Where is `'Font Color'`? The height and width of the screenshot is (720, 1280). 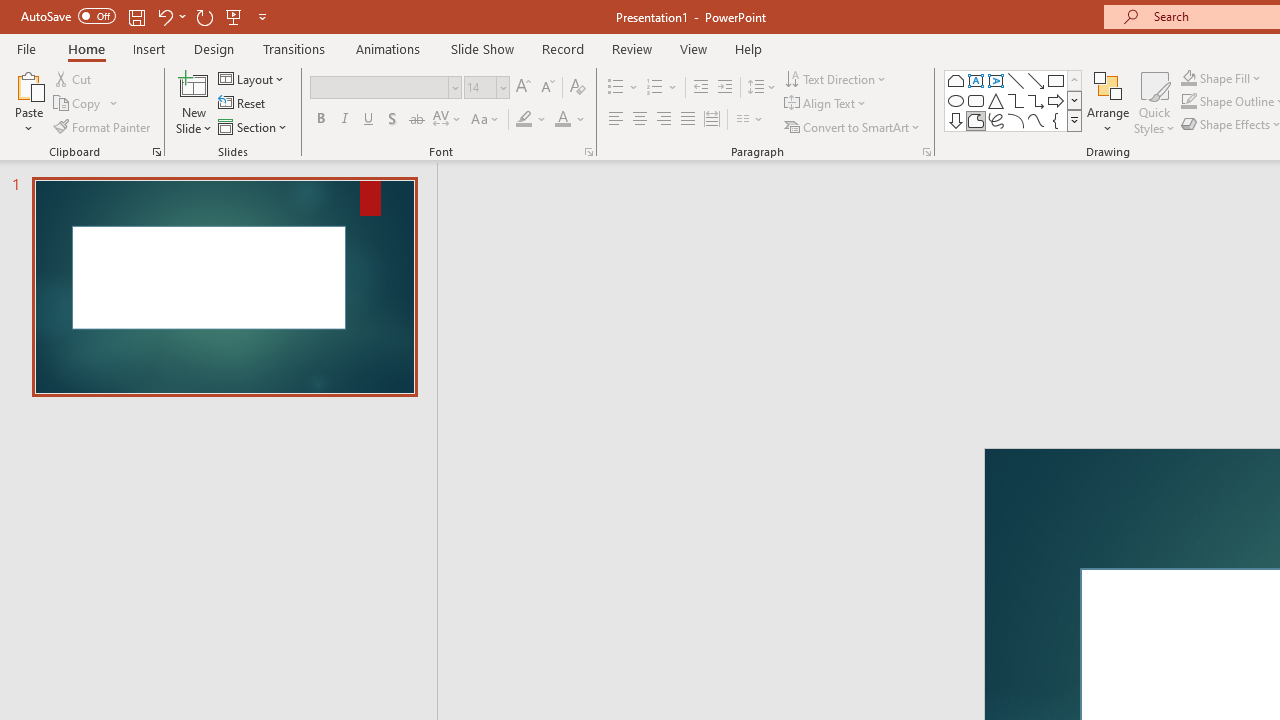
'Font Color' is located at coordinates (569, 119).